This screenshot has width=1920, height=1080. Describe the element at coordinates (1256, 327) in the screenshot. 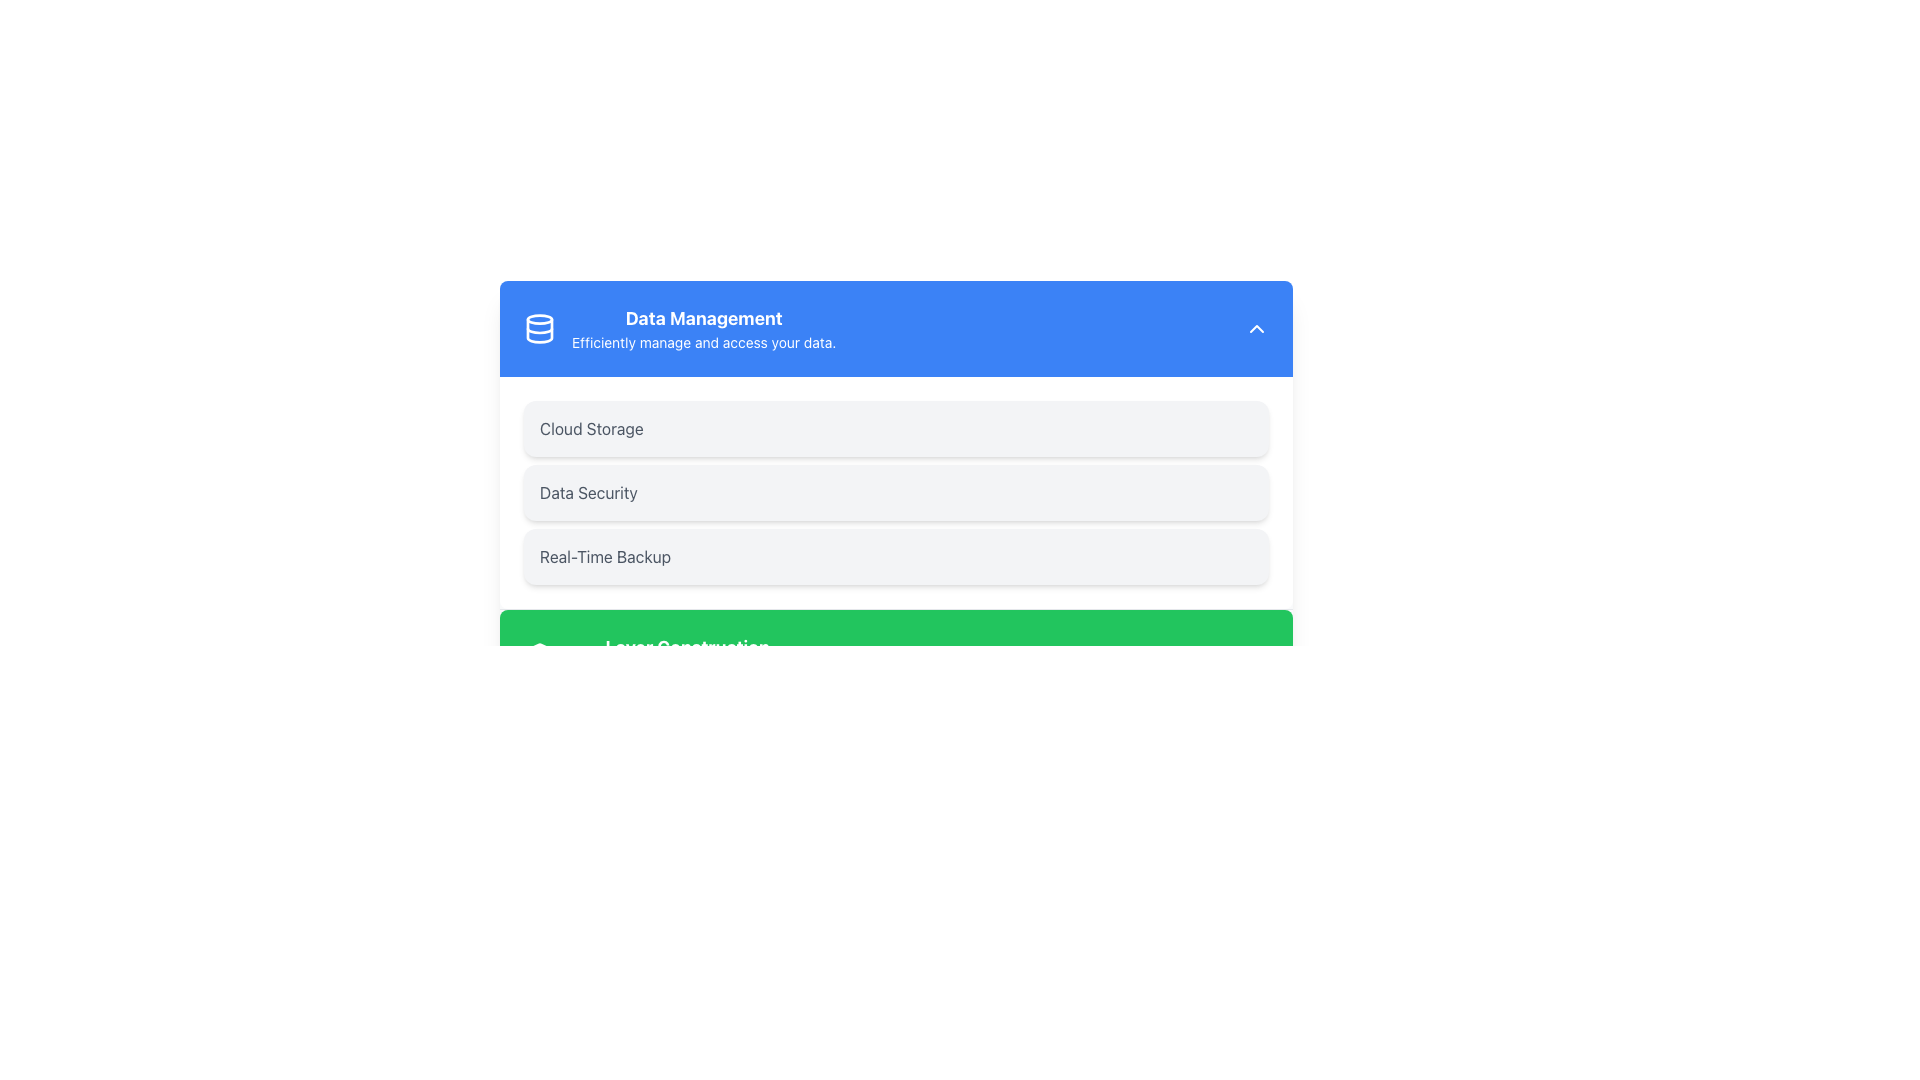

I see `the upward-facing arrow icon, which is a small triangular icon with a white outline on a rounded blue background, located in the top-right corner of the blue header bar next to 'Data Management'` at that location.